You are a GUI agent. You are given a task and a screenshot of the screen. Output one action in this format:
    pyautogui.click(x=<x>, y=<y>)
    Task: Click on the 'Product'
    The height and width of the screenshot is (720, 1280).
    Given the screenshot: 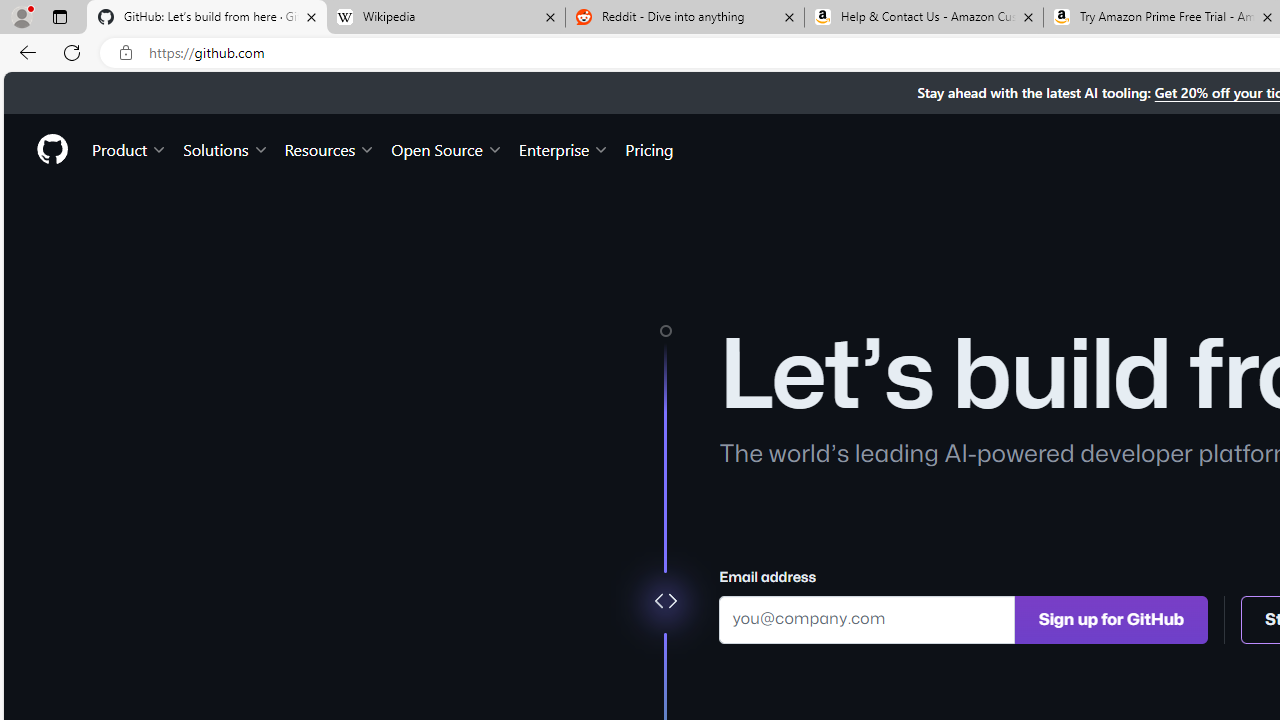 What is the action you would take?
    pyautogui.click(x=129, y=148)
    